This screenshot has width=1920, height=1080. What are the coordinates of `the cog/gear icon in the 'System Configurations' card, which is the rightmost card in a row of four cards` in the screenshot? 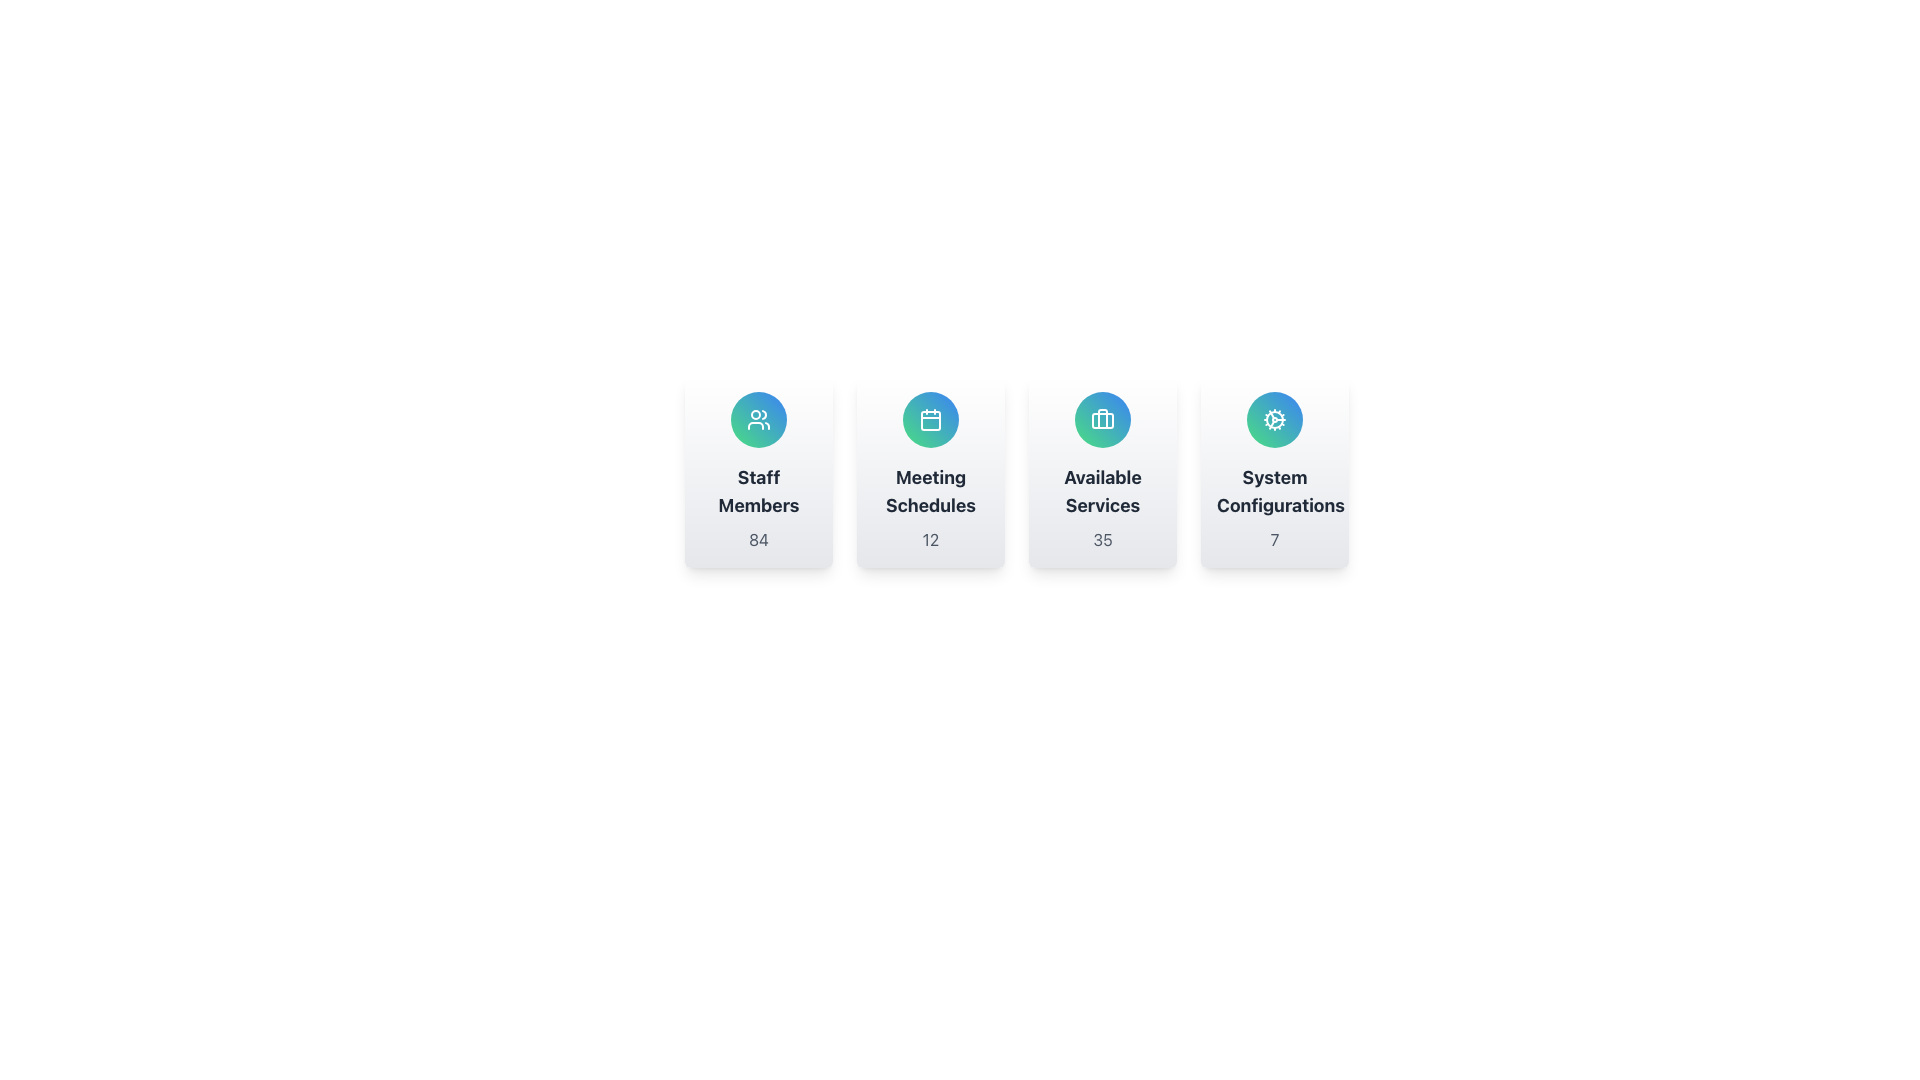 It's located at (1274, 419).